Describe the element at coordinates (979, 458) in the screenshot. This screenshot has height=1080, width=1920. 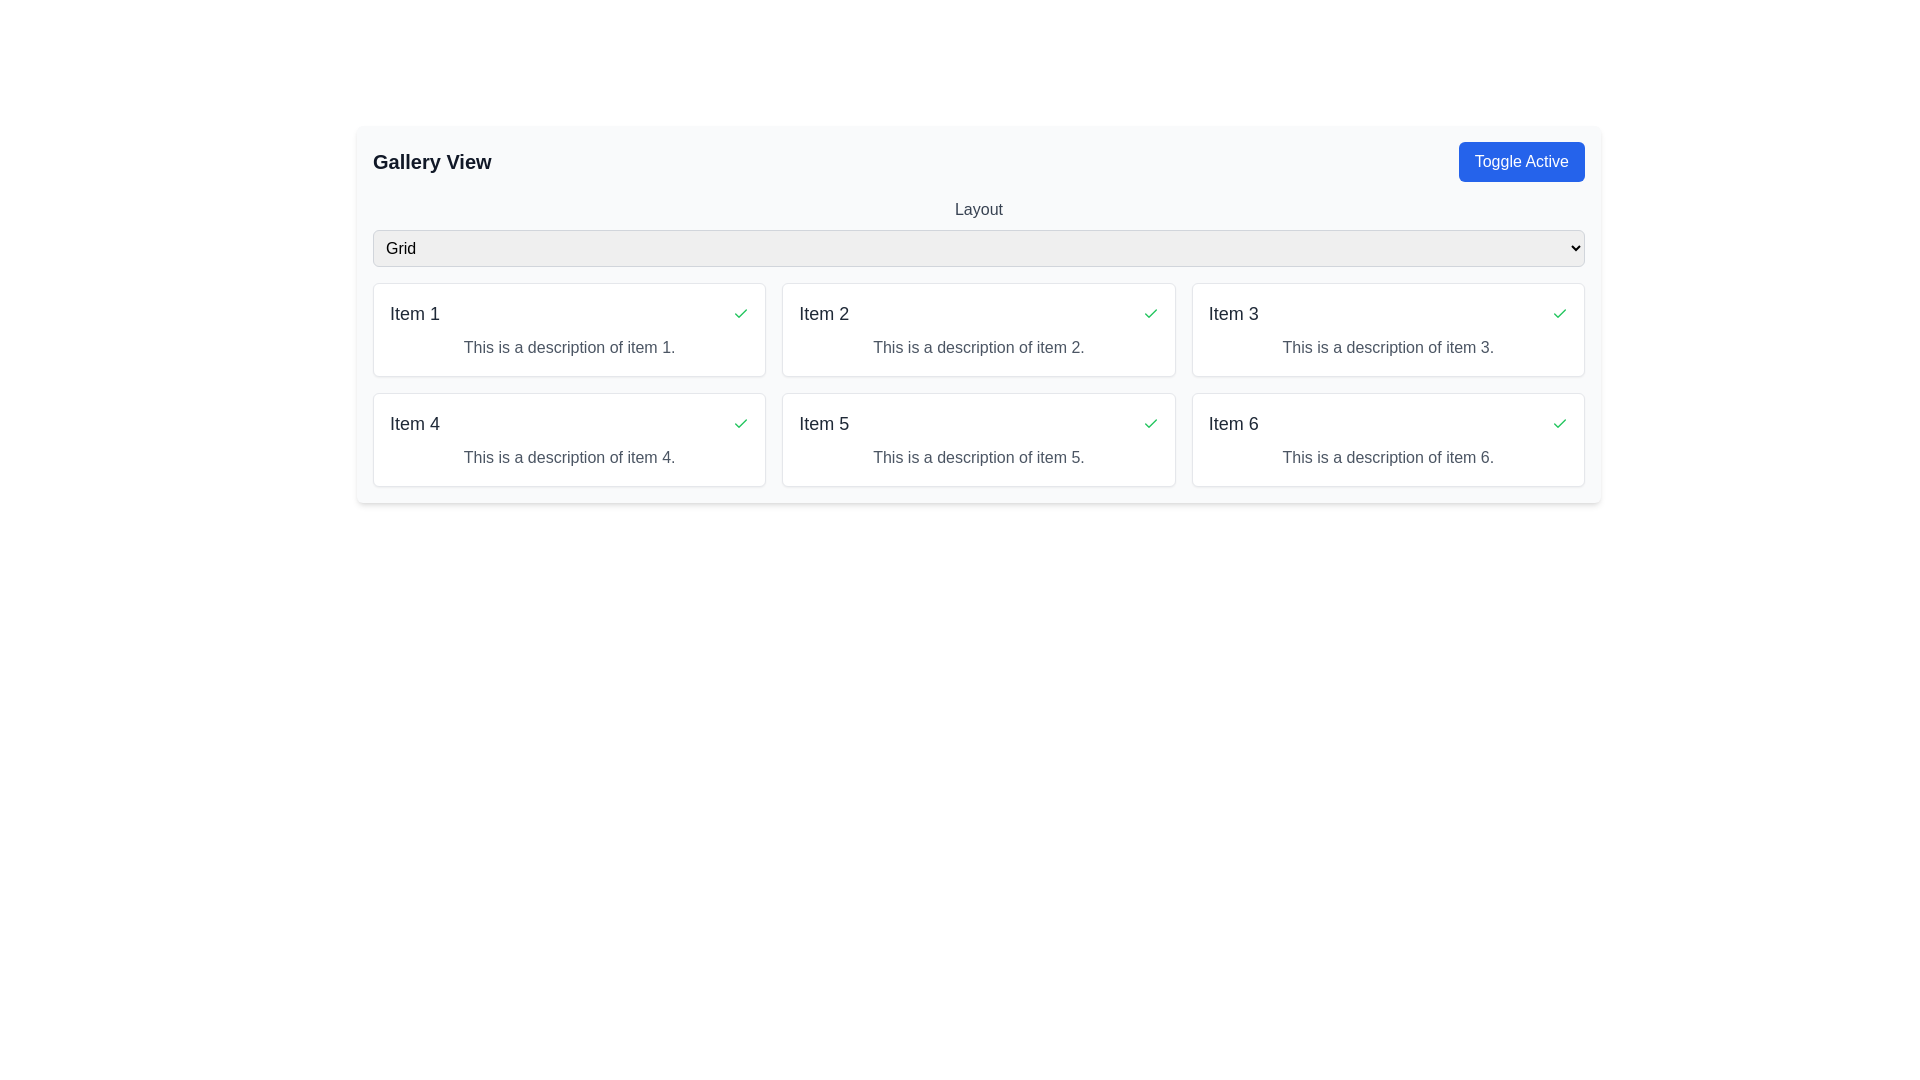
I see `the text label that reads 'This is a description of item 5.' which is styled with a light-gray color and located below the heading 'Item 5'` at that location.